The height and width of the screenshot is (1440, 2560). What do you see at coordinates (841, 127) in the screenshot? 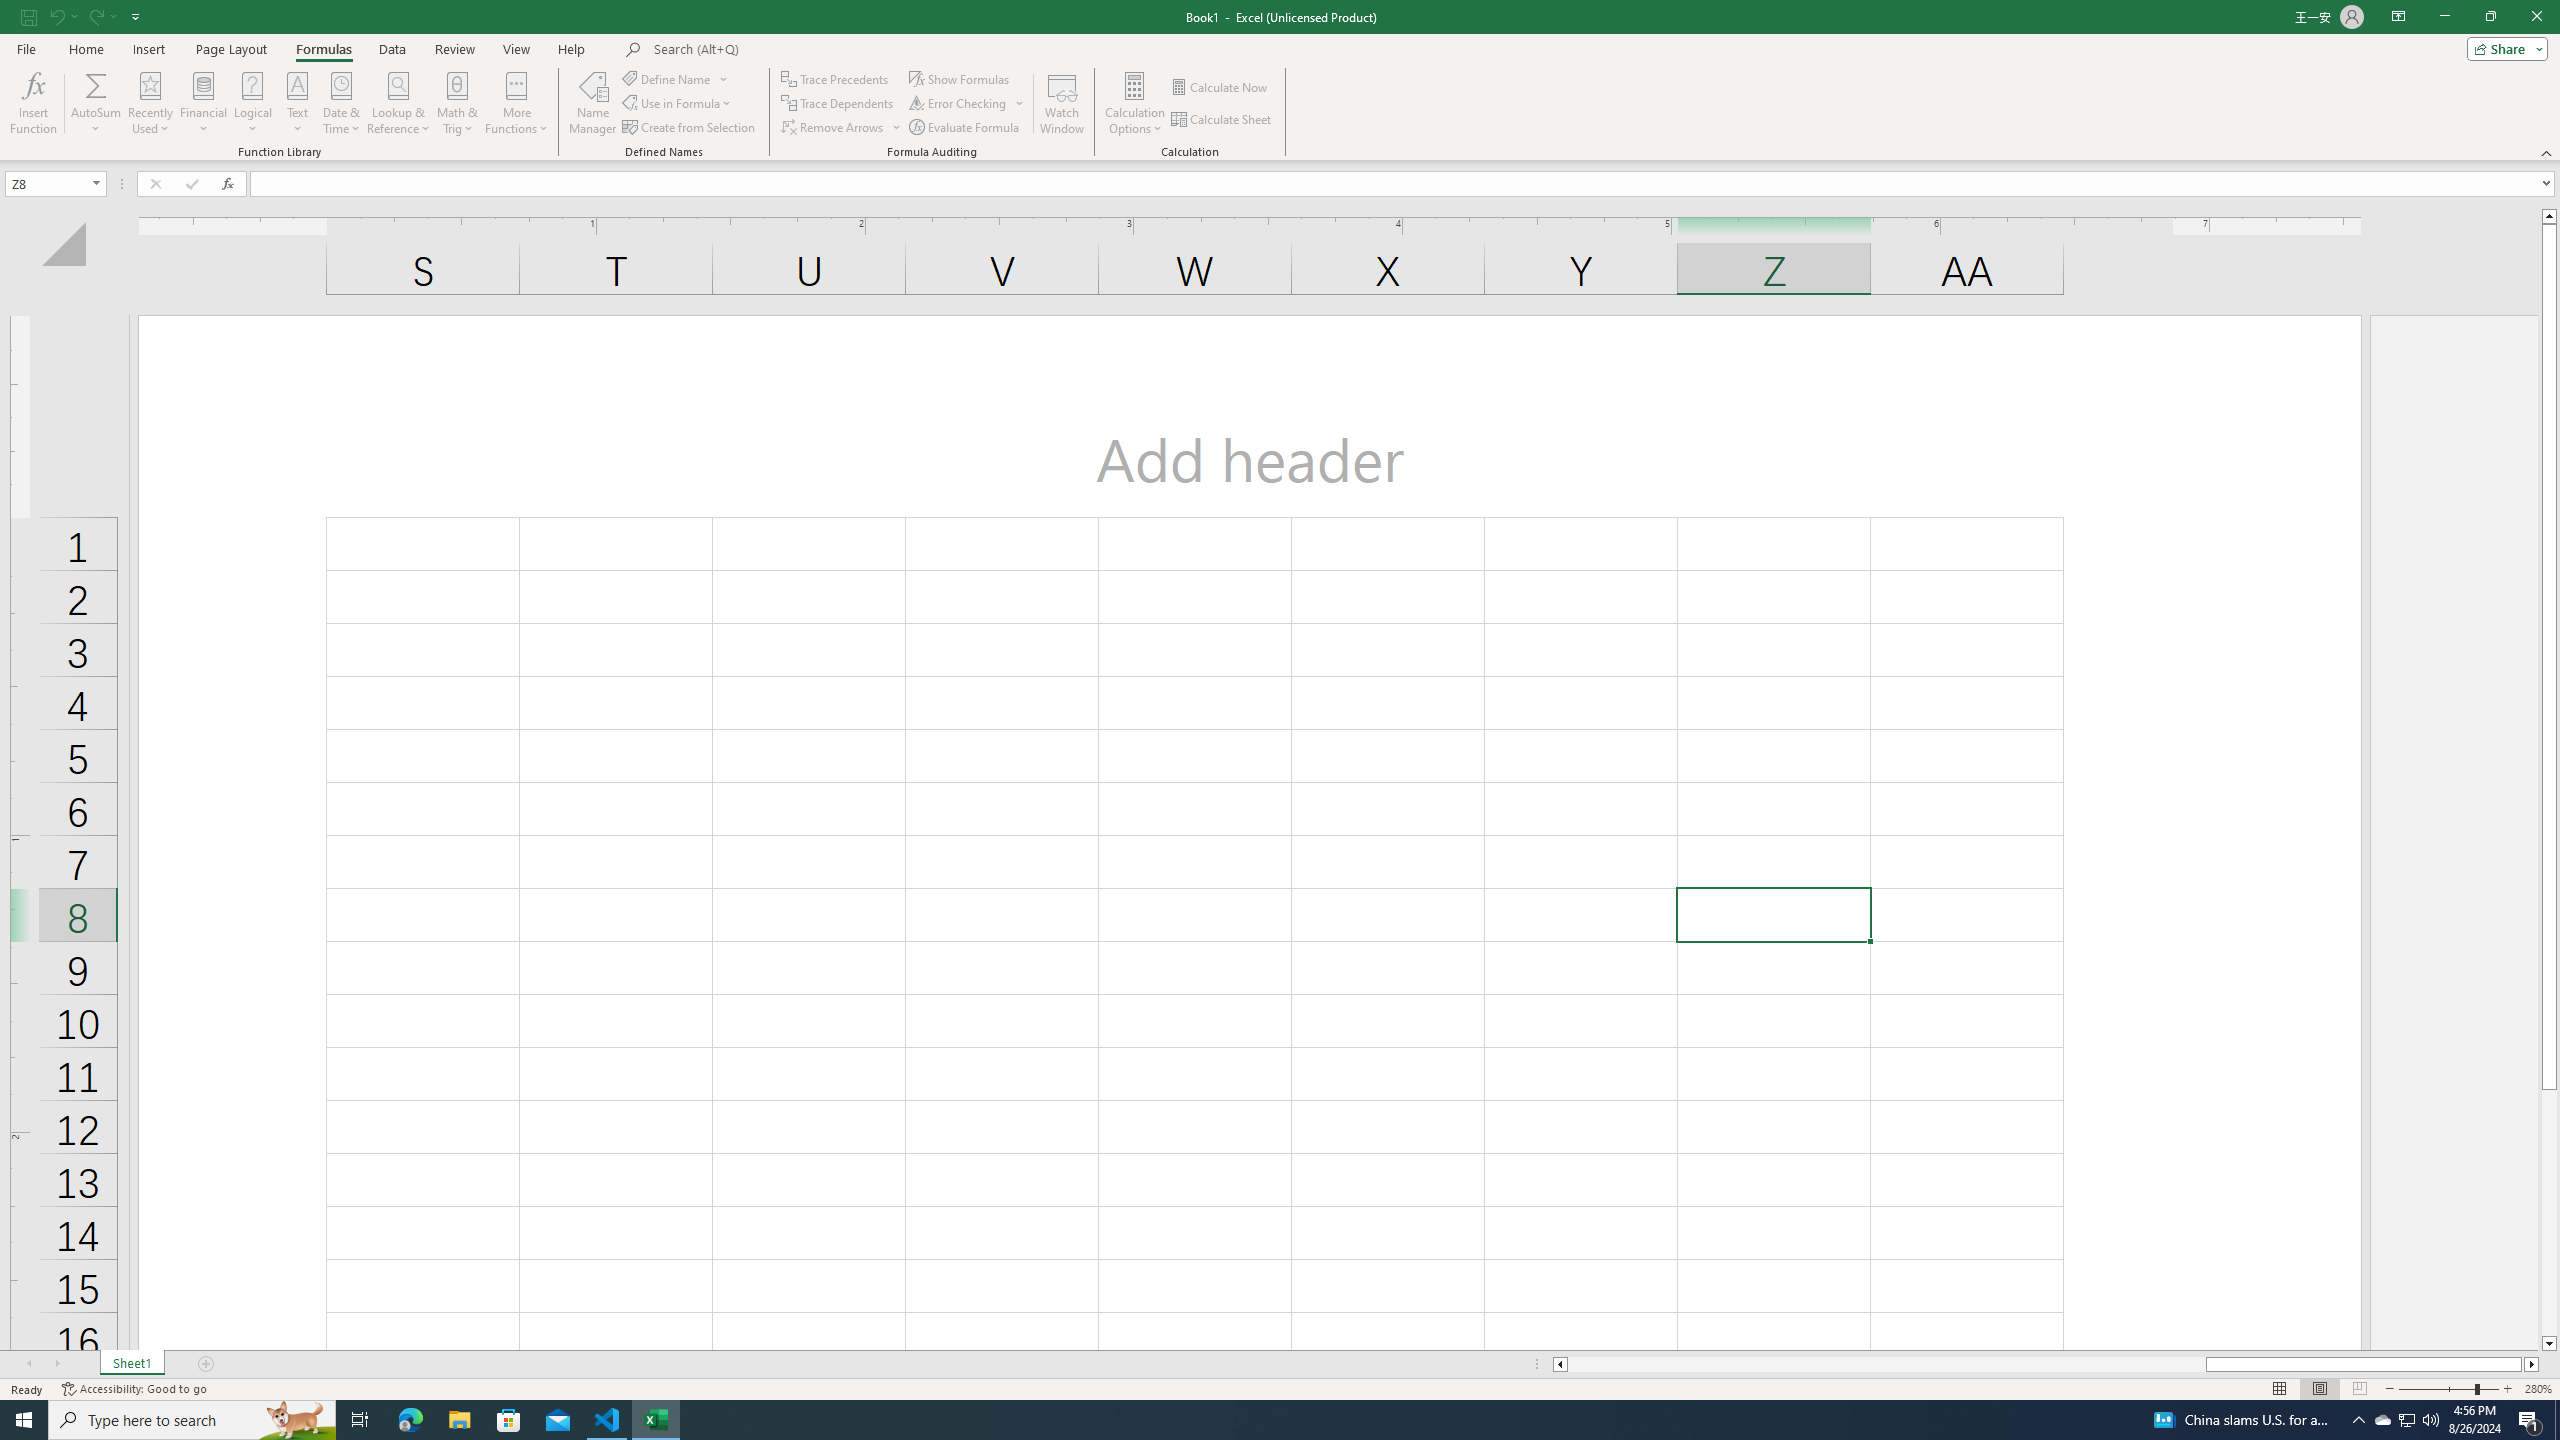
I see `'Remove Arrows'` at bounding box center [841, 127].